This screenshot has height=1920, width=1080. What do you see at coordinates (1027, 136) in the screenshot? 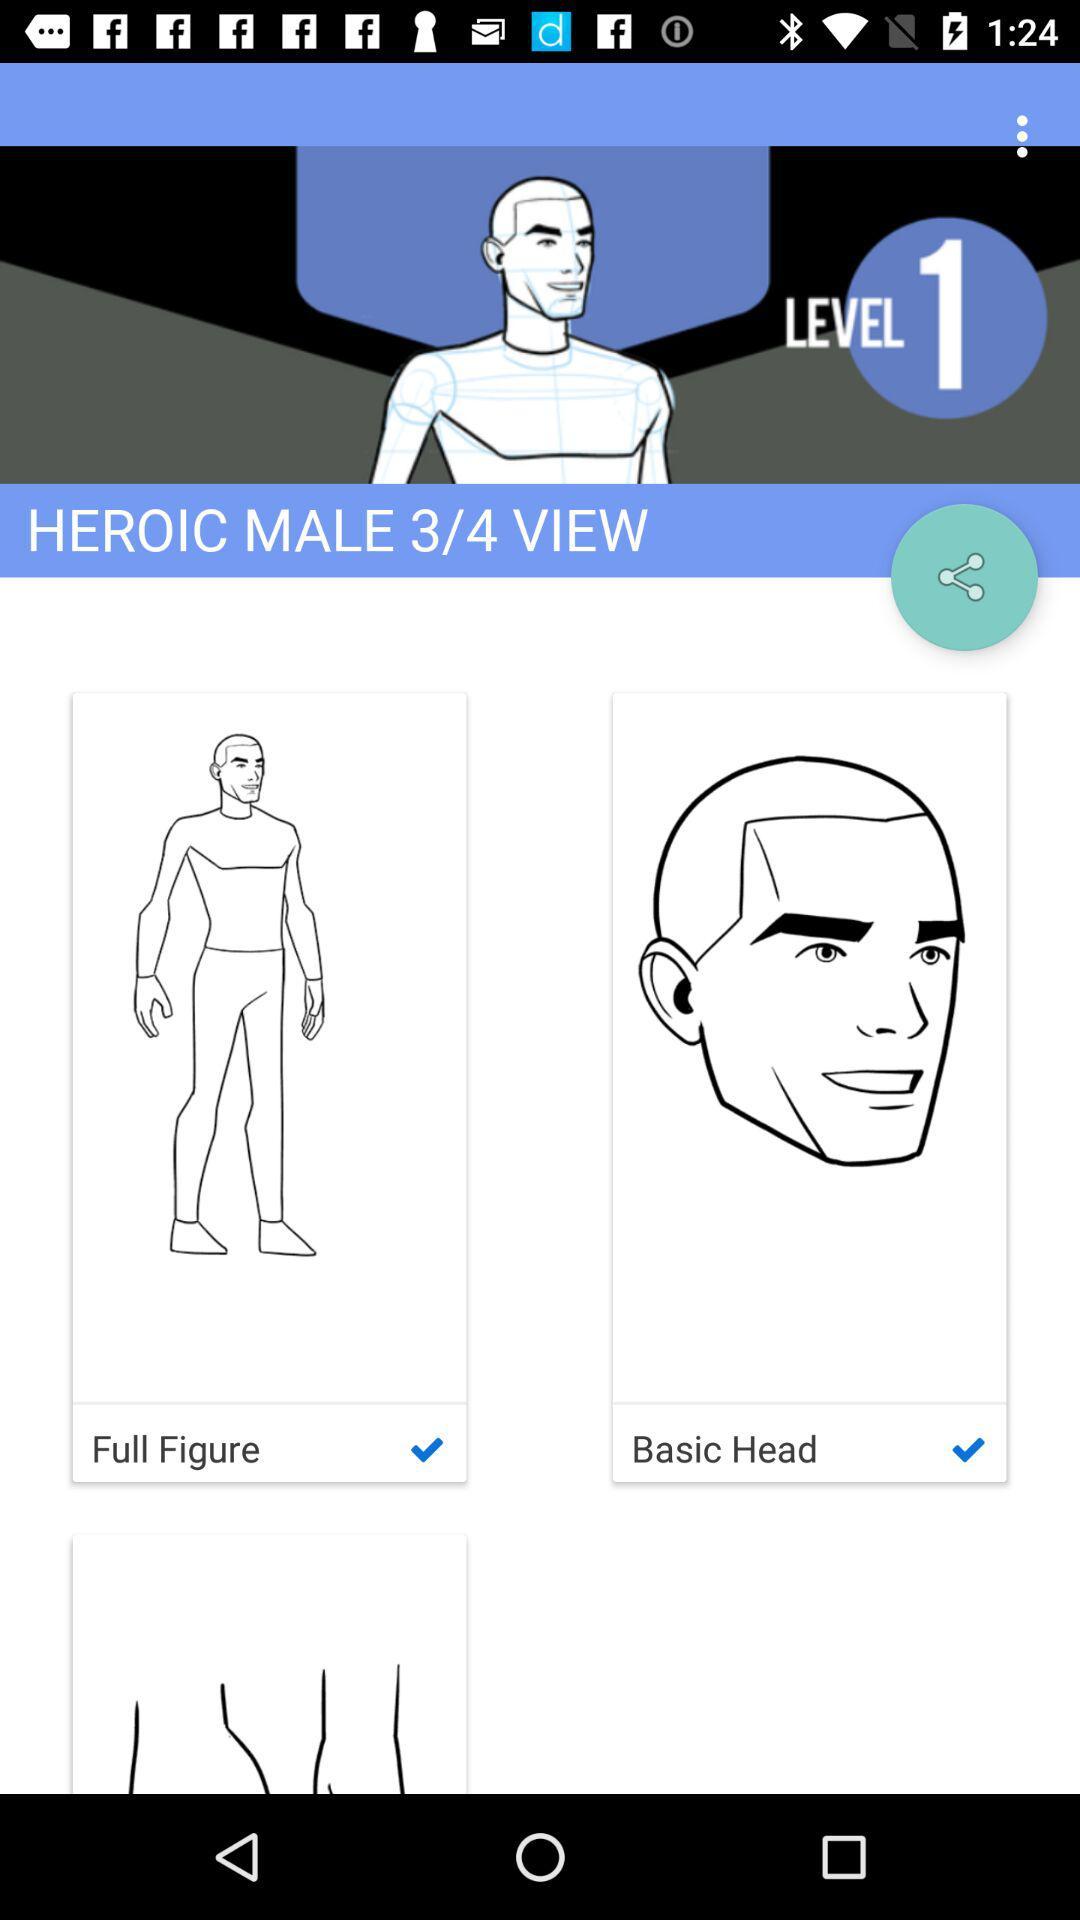
I see `more options on a page` at bounding box center [1027, 136].